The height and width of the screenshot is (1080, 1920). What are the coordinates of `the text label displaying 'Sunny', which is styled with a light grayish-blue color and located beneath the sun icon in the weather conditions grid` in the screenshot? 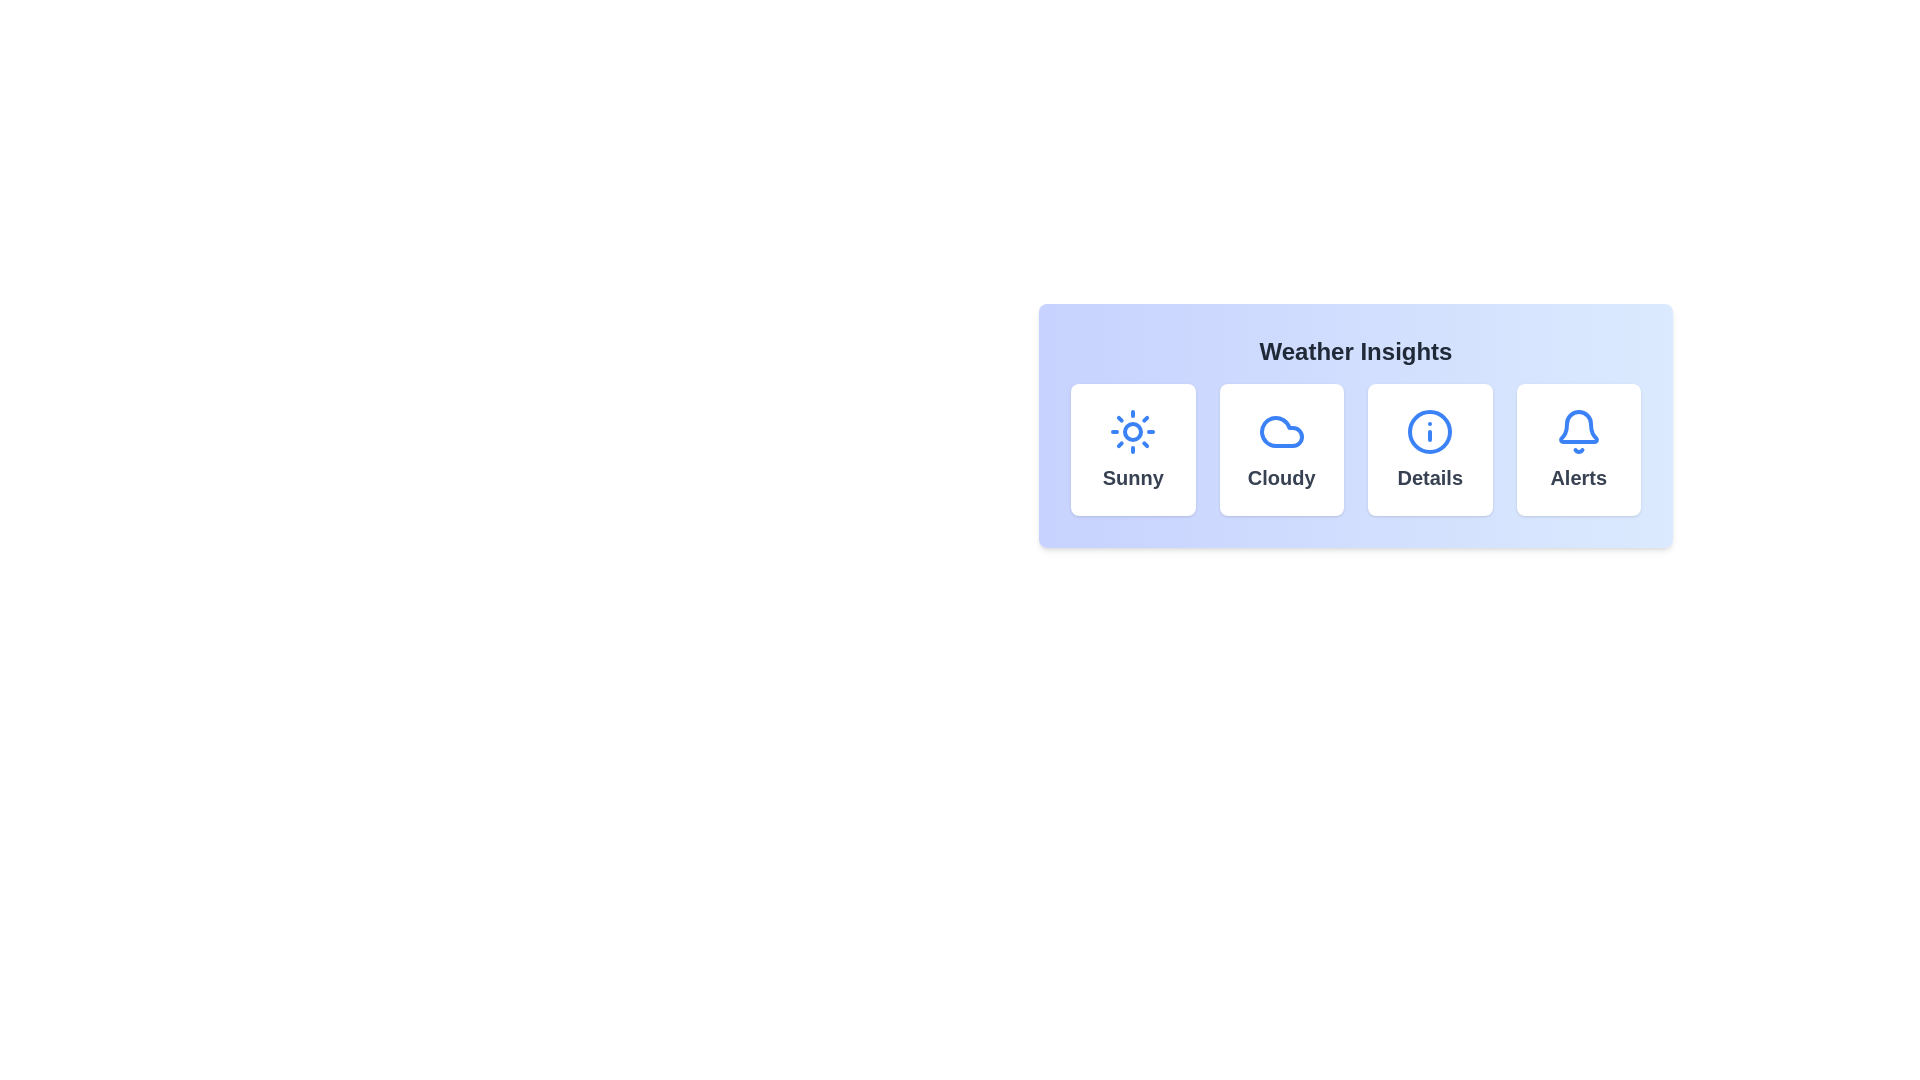 It's located at (1133, 478).